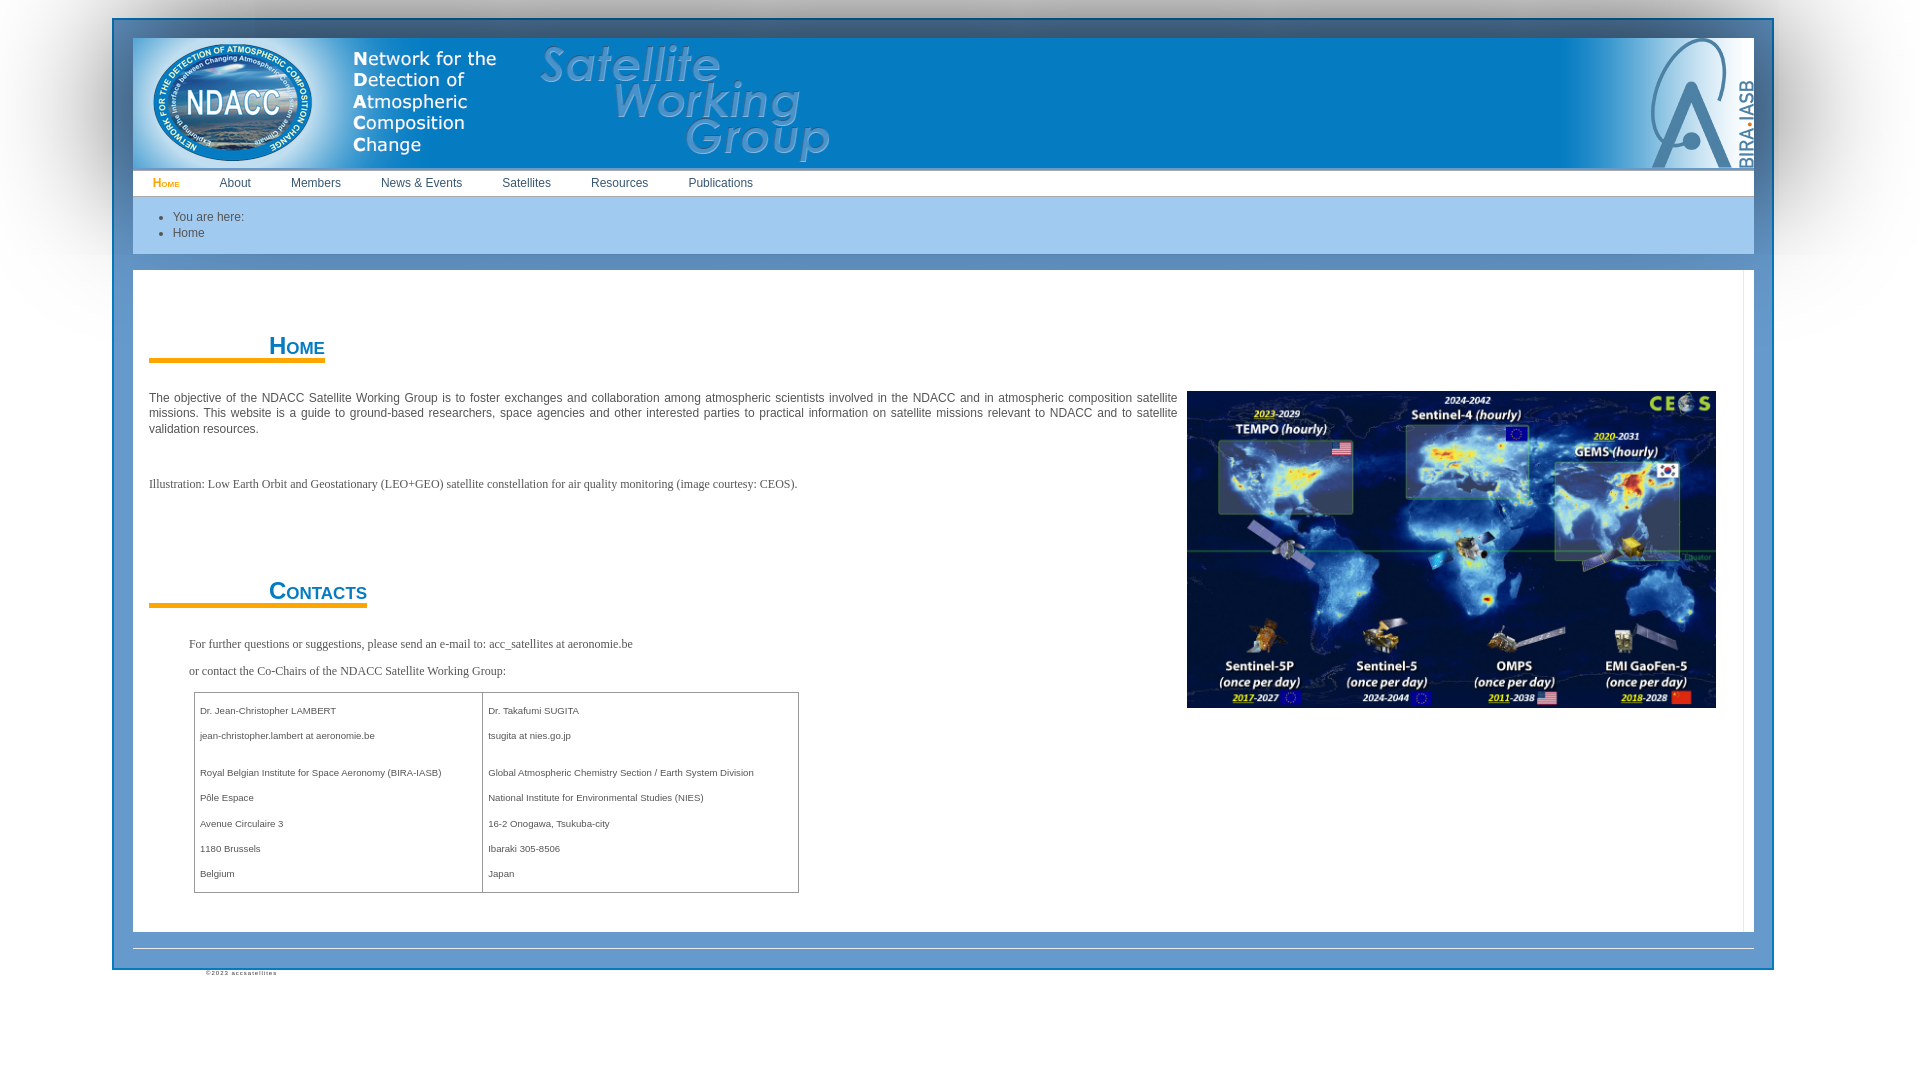 This screenshot has height=1080, width=1920. I want to click on 'News & Events', so click(360, 182).